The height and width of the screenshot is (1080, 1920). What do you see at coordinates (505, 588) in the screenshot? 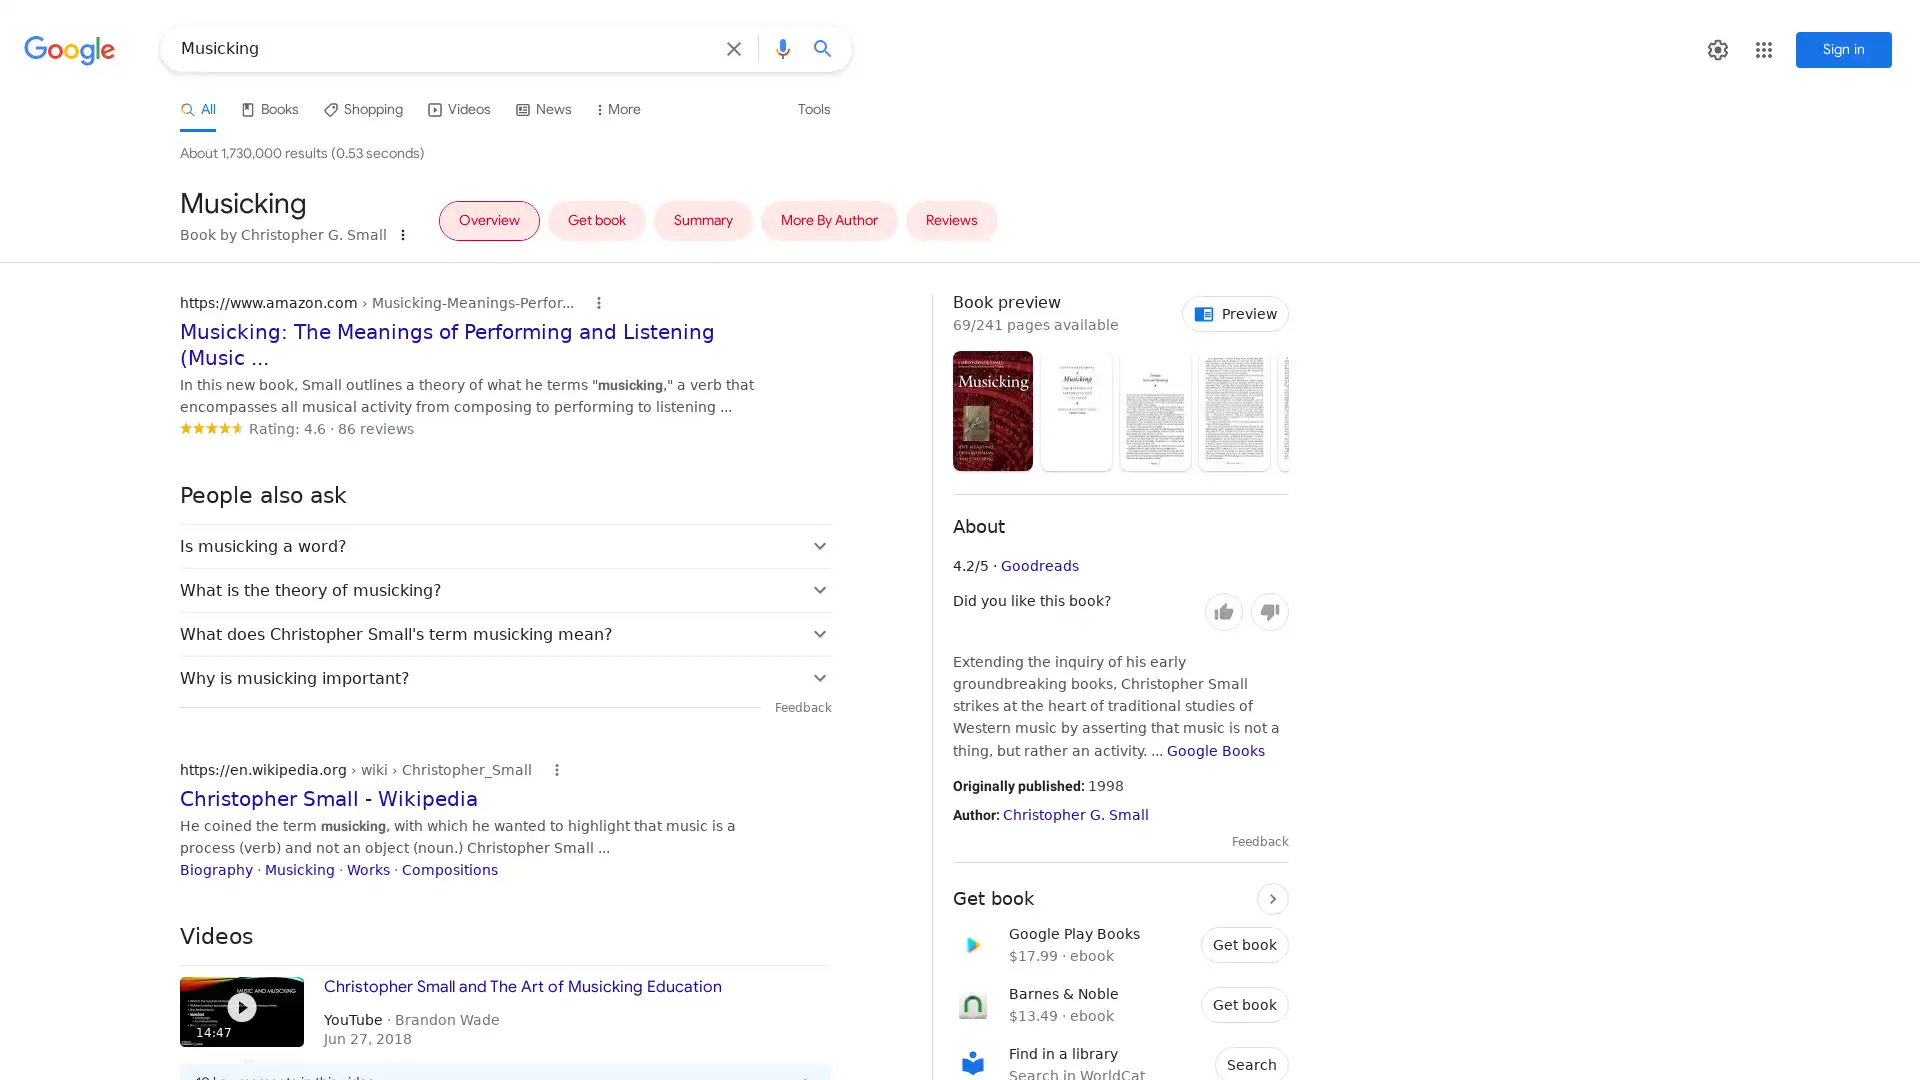
I see `What is the theory of musicking?` at bounding box center [505, 588].